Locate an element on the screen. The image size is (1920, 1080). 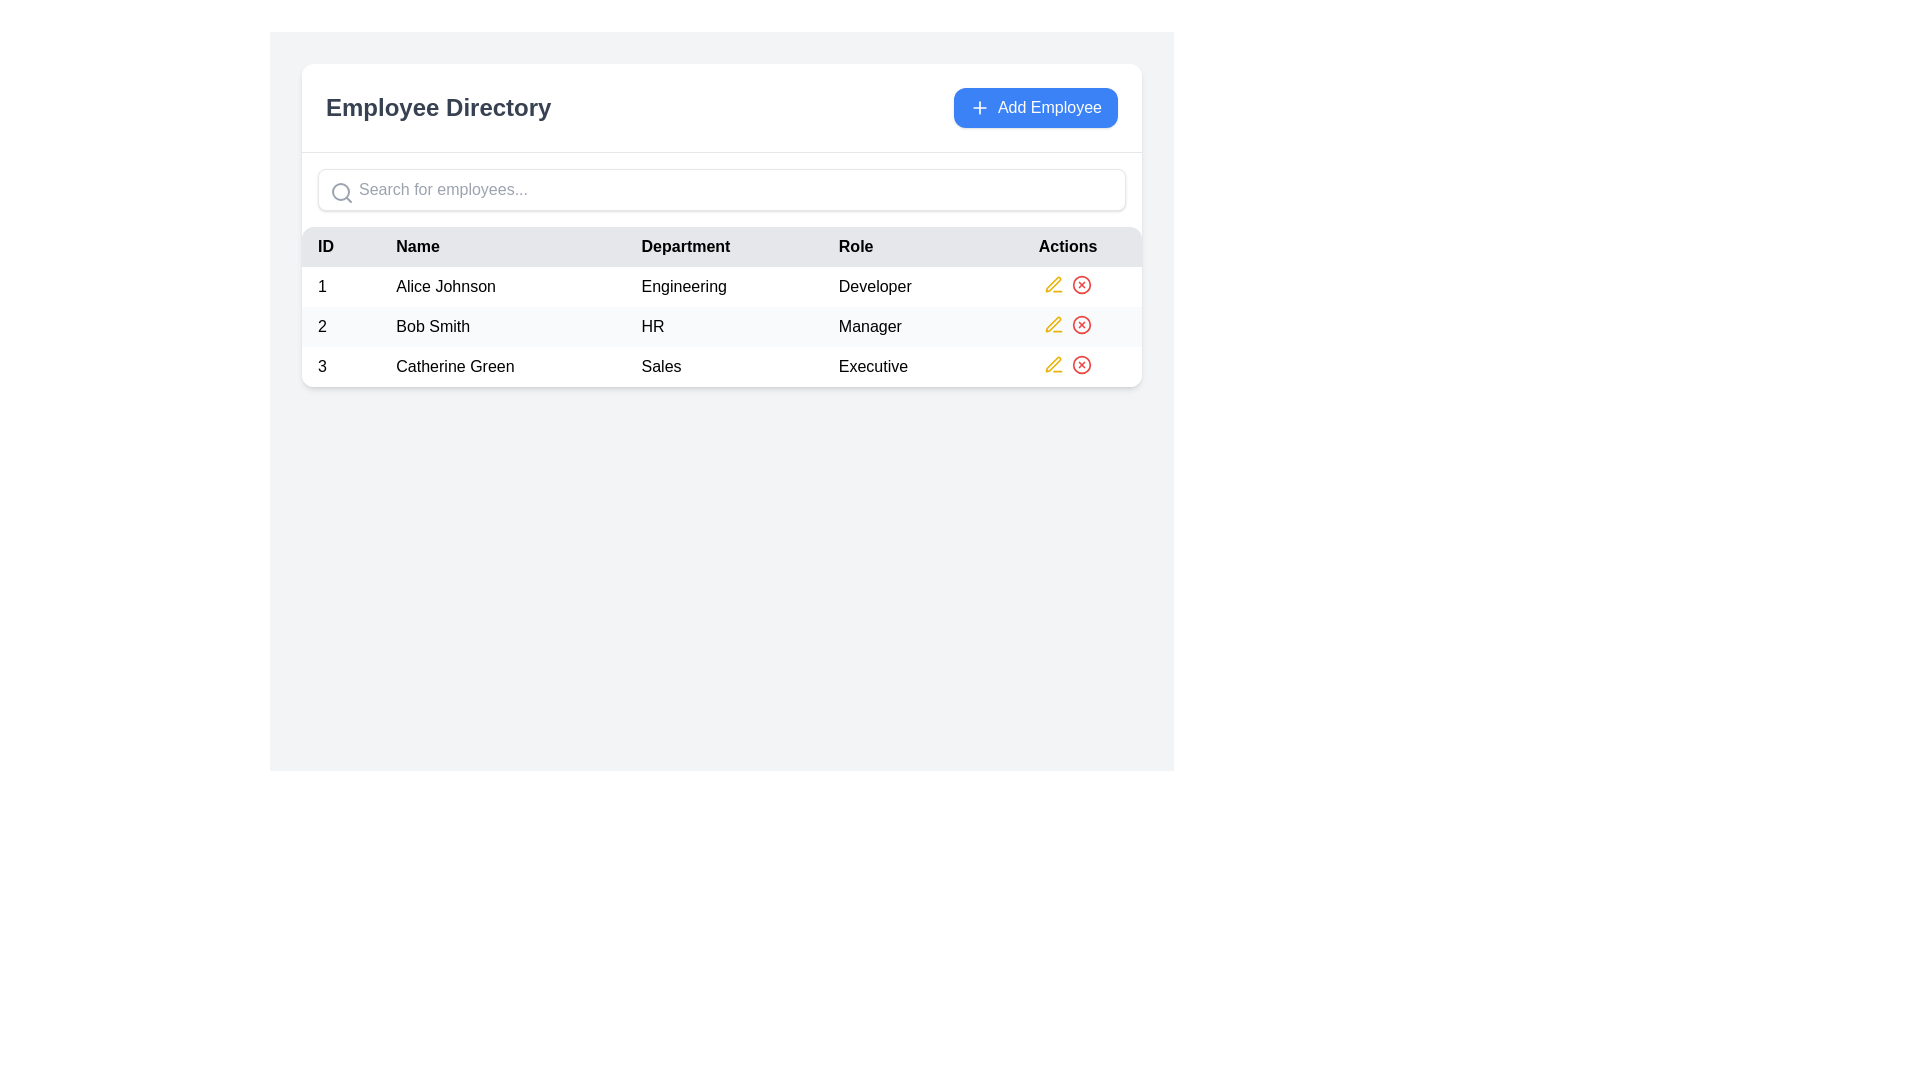
the delete icon button located in the 'Actions' column of the third row is located at coordinates (1080, 365).